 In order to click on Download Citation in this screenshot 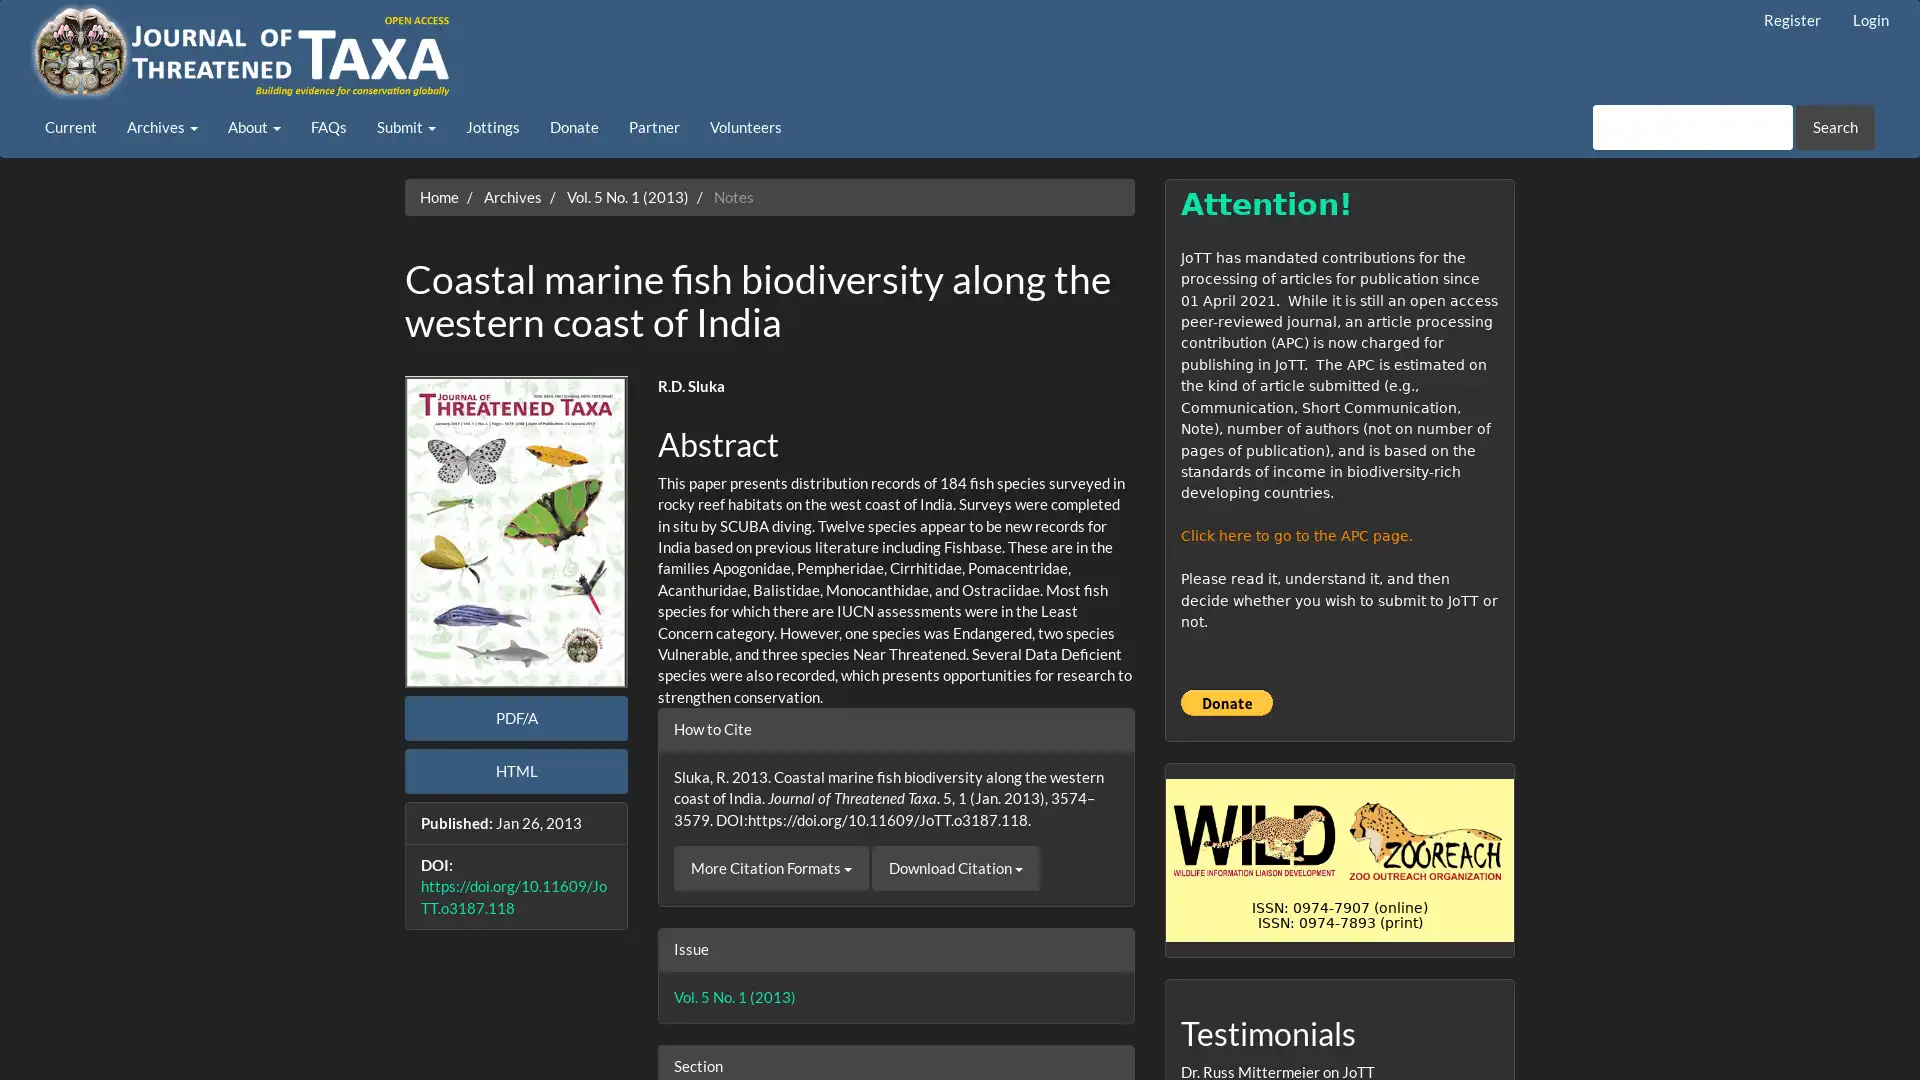, I will do `click(954, 866)`.